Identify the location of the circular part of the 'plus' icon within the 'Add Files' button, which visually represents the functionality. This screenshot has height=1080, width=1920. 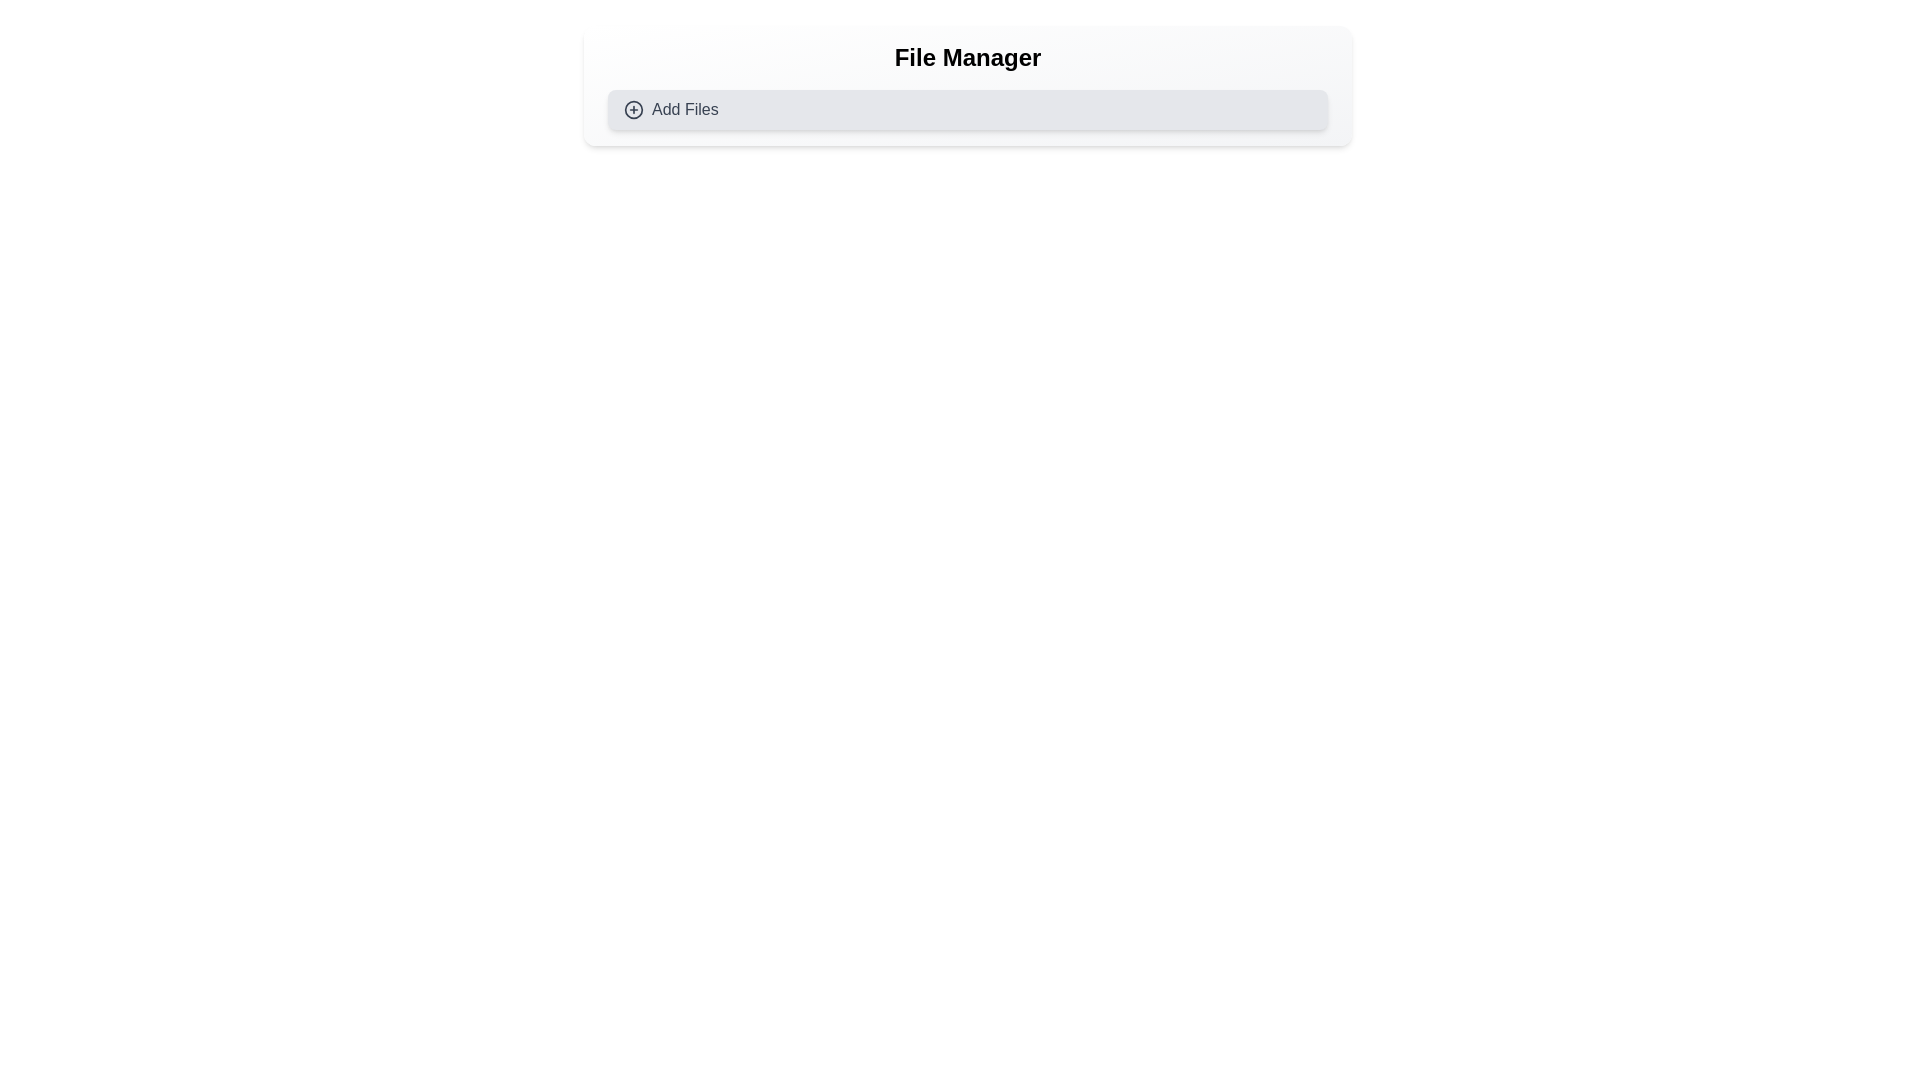
(632, 110).